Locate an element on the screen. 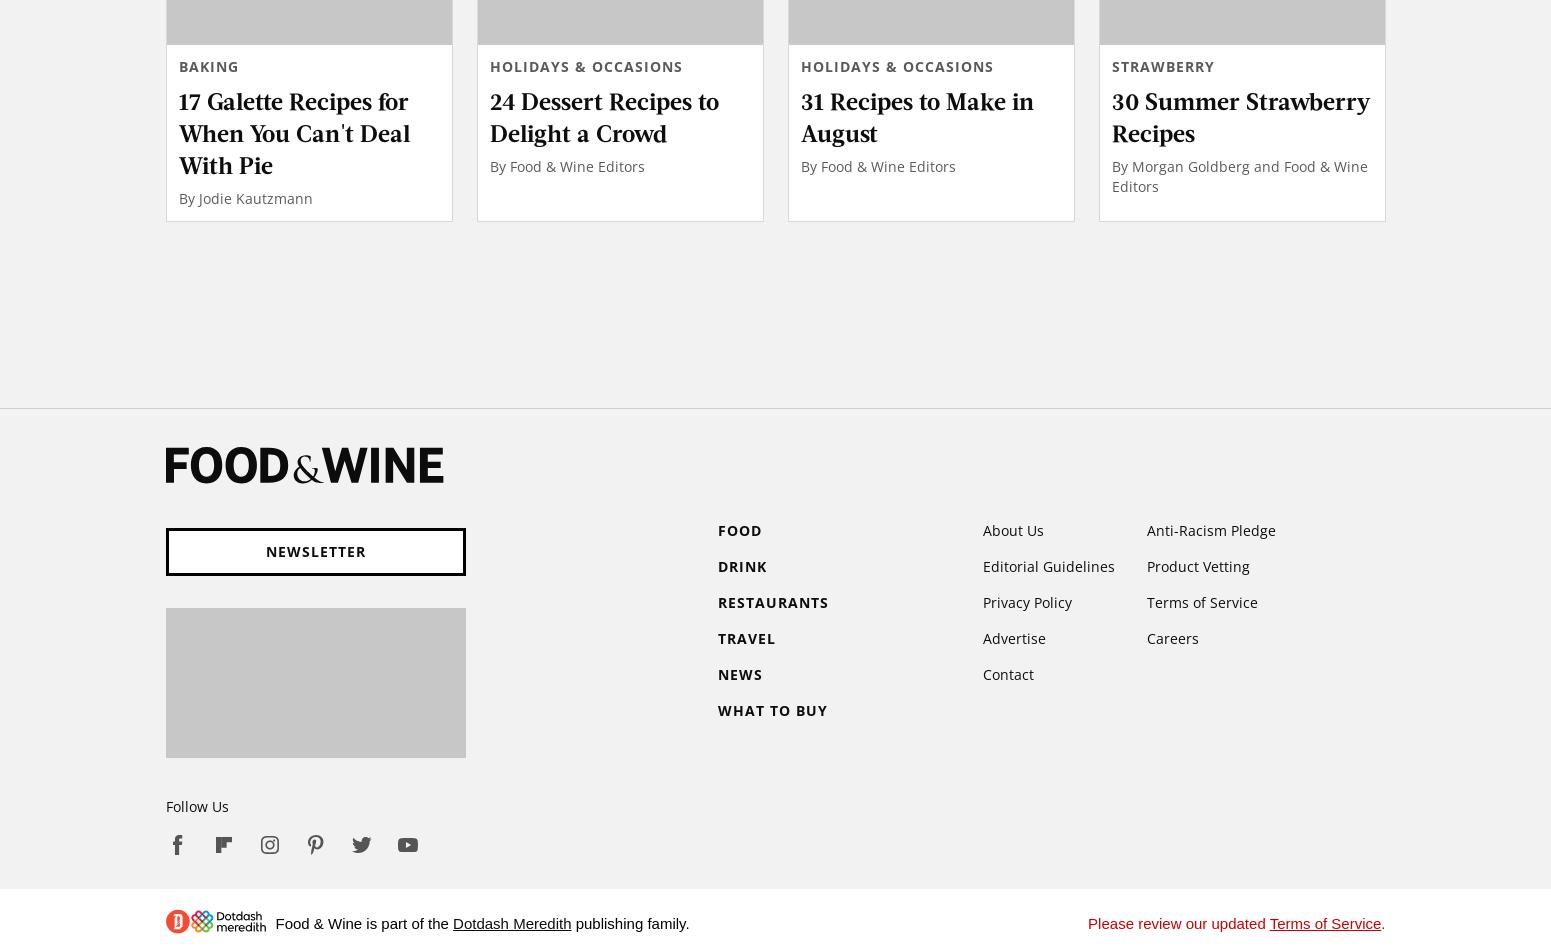  'News' is located at coordinates (738, 673).